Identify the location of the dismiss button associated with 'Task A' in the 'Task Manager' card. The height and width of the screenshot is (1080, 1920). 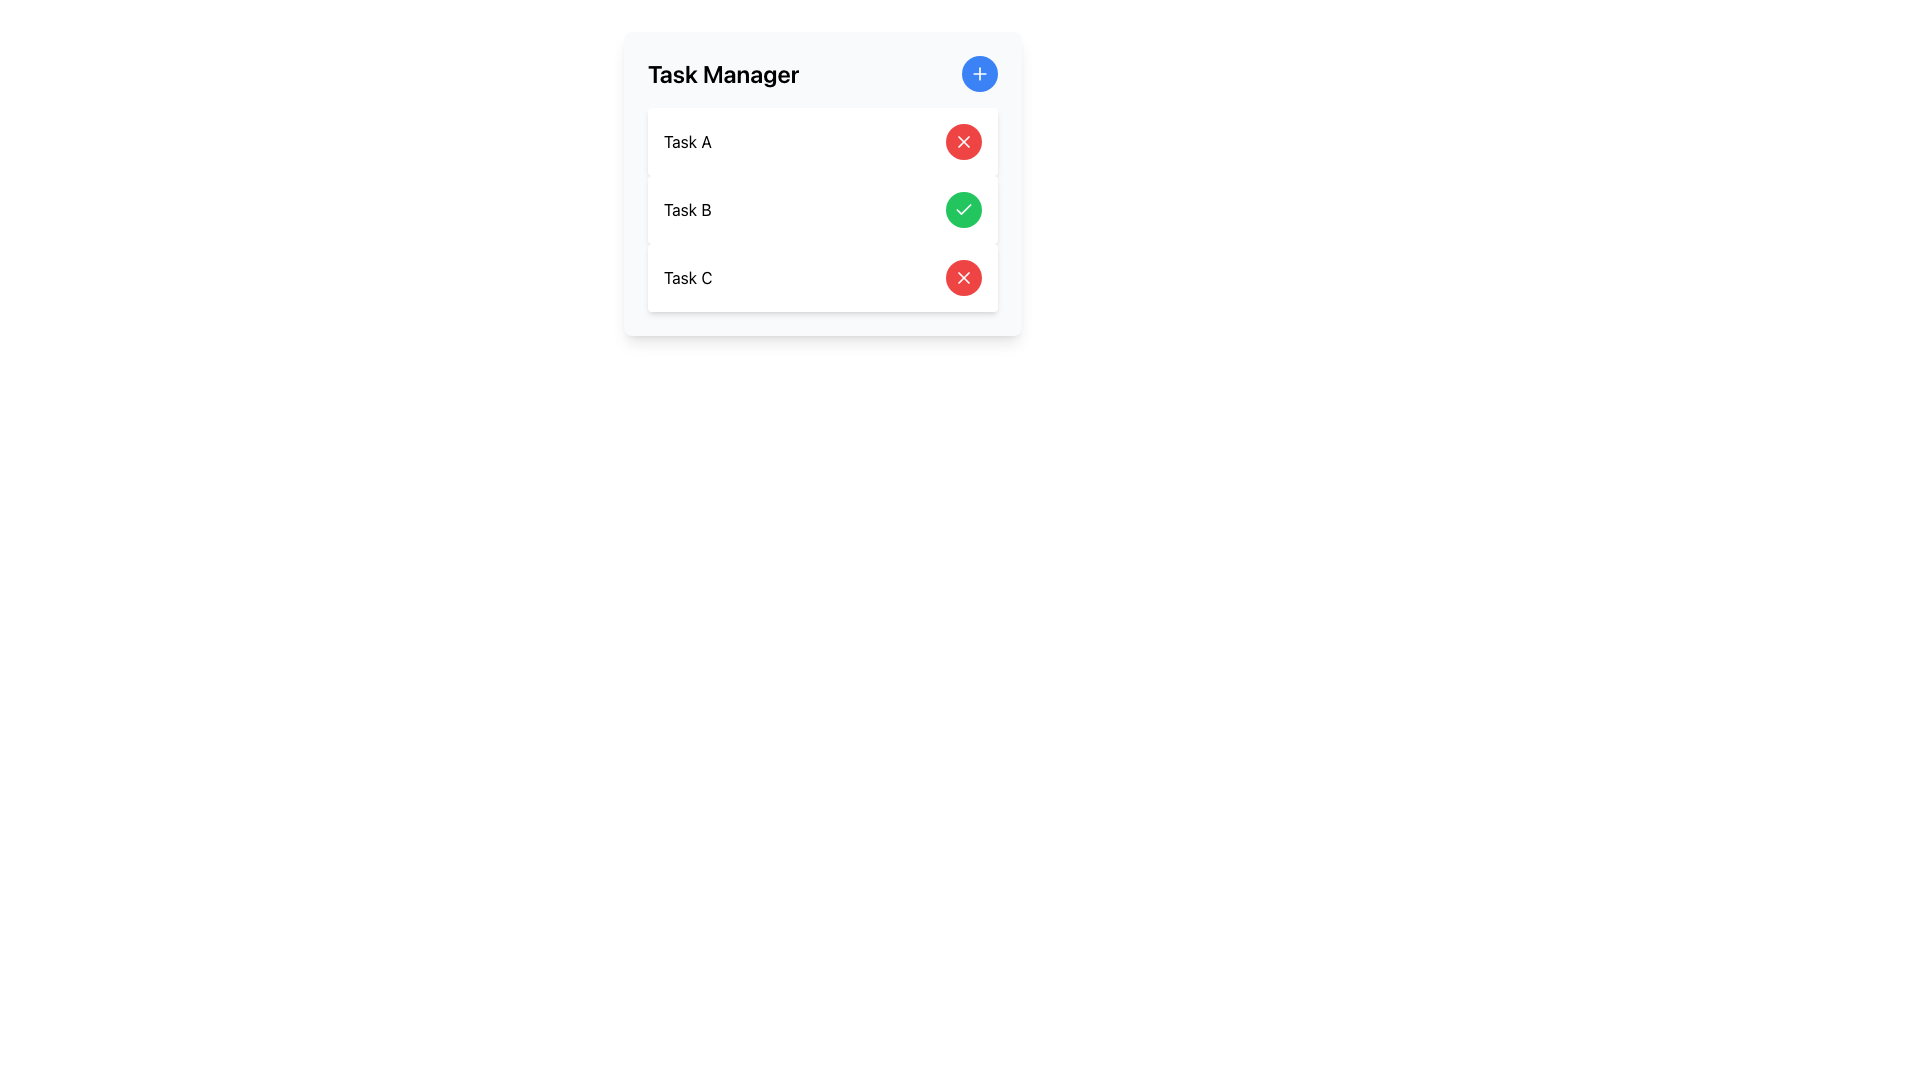
(964, 141).